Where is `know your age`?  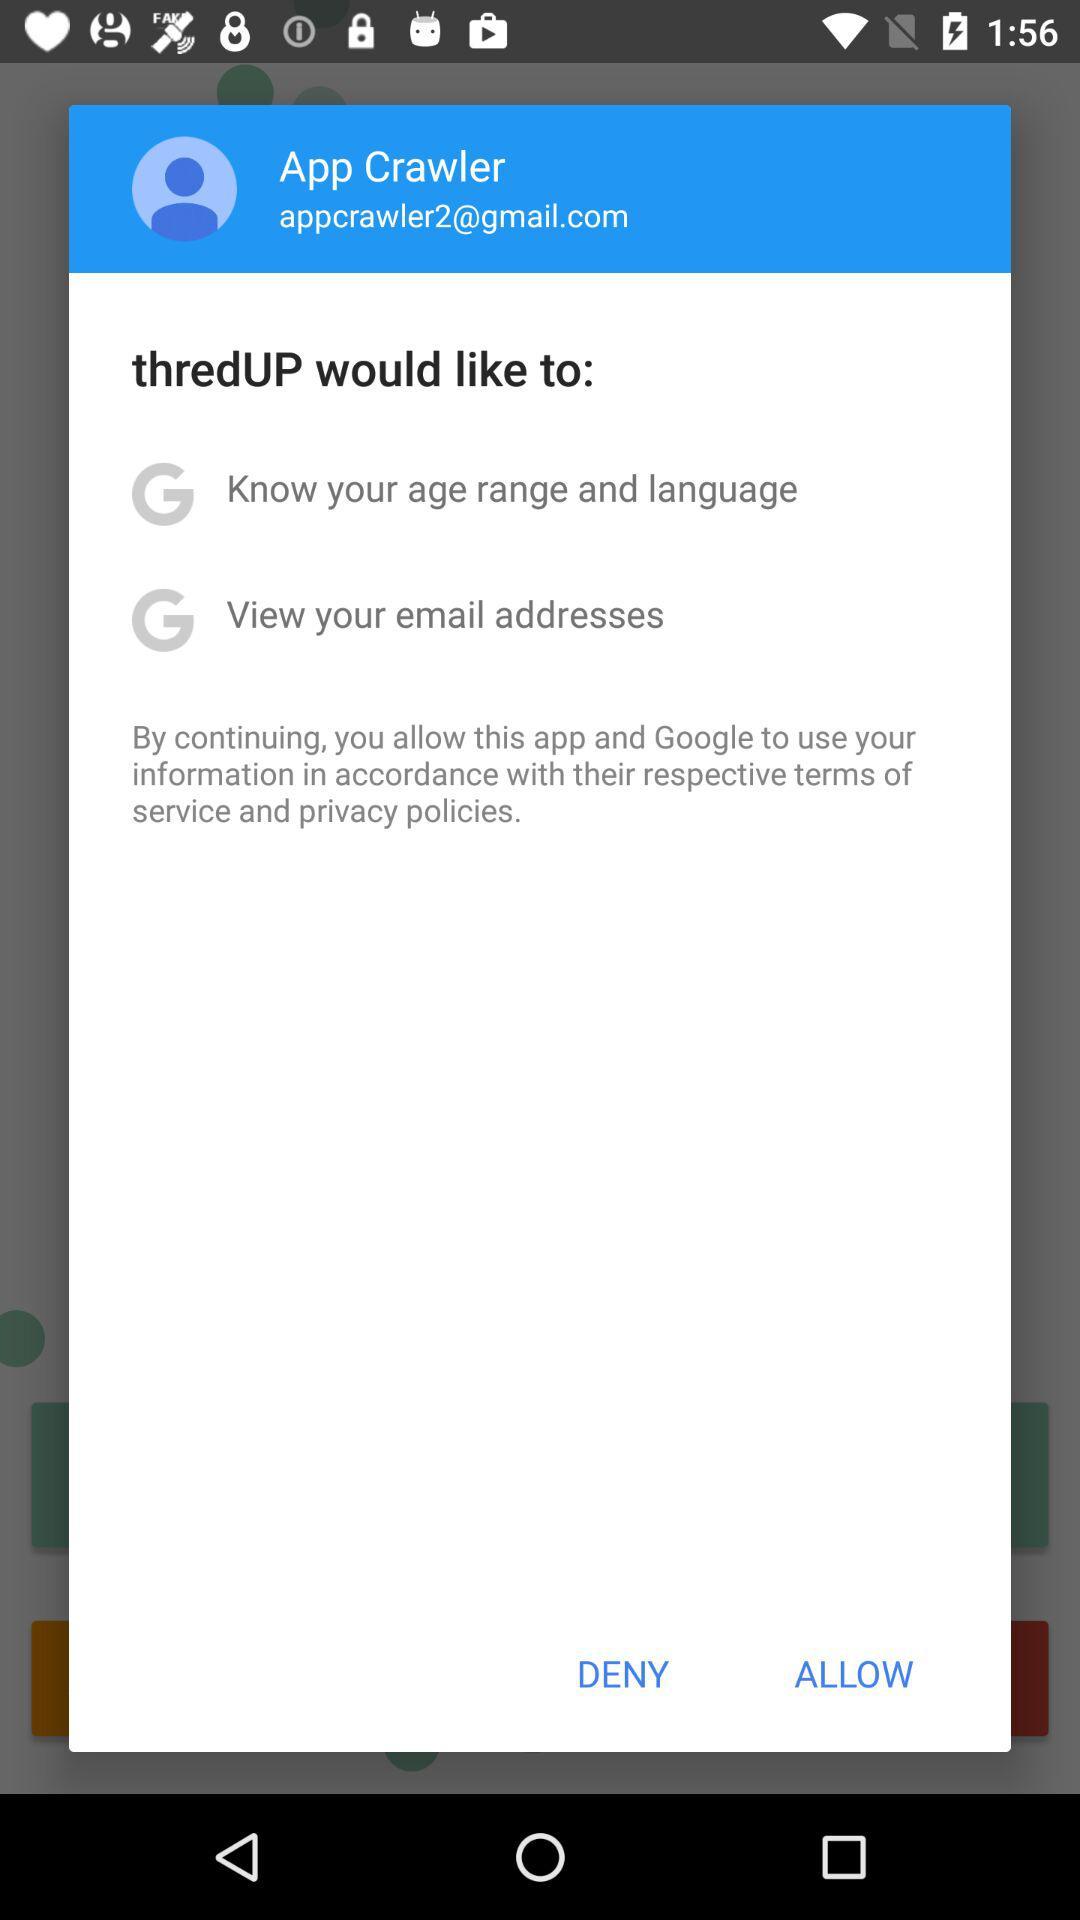 know your age is located at coordinates (511, 487).